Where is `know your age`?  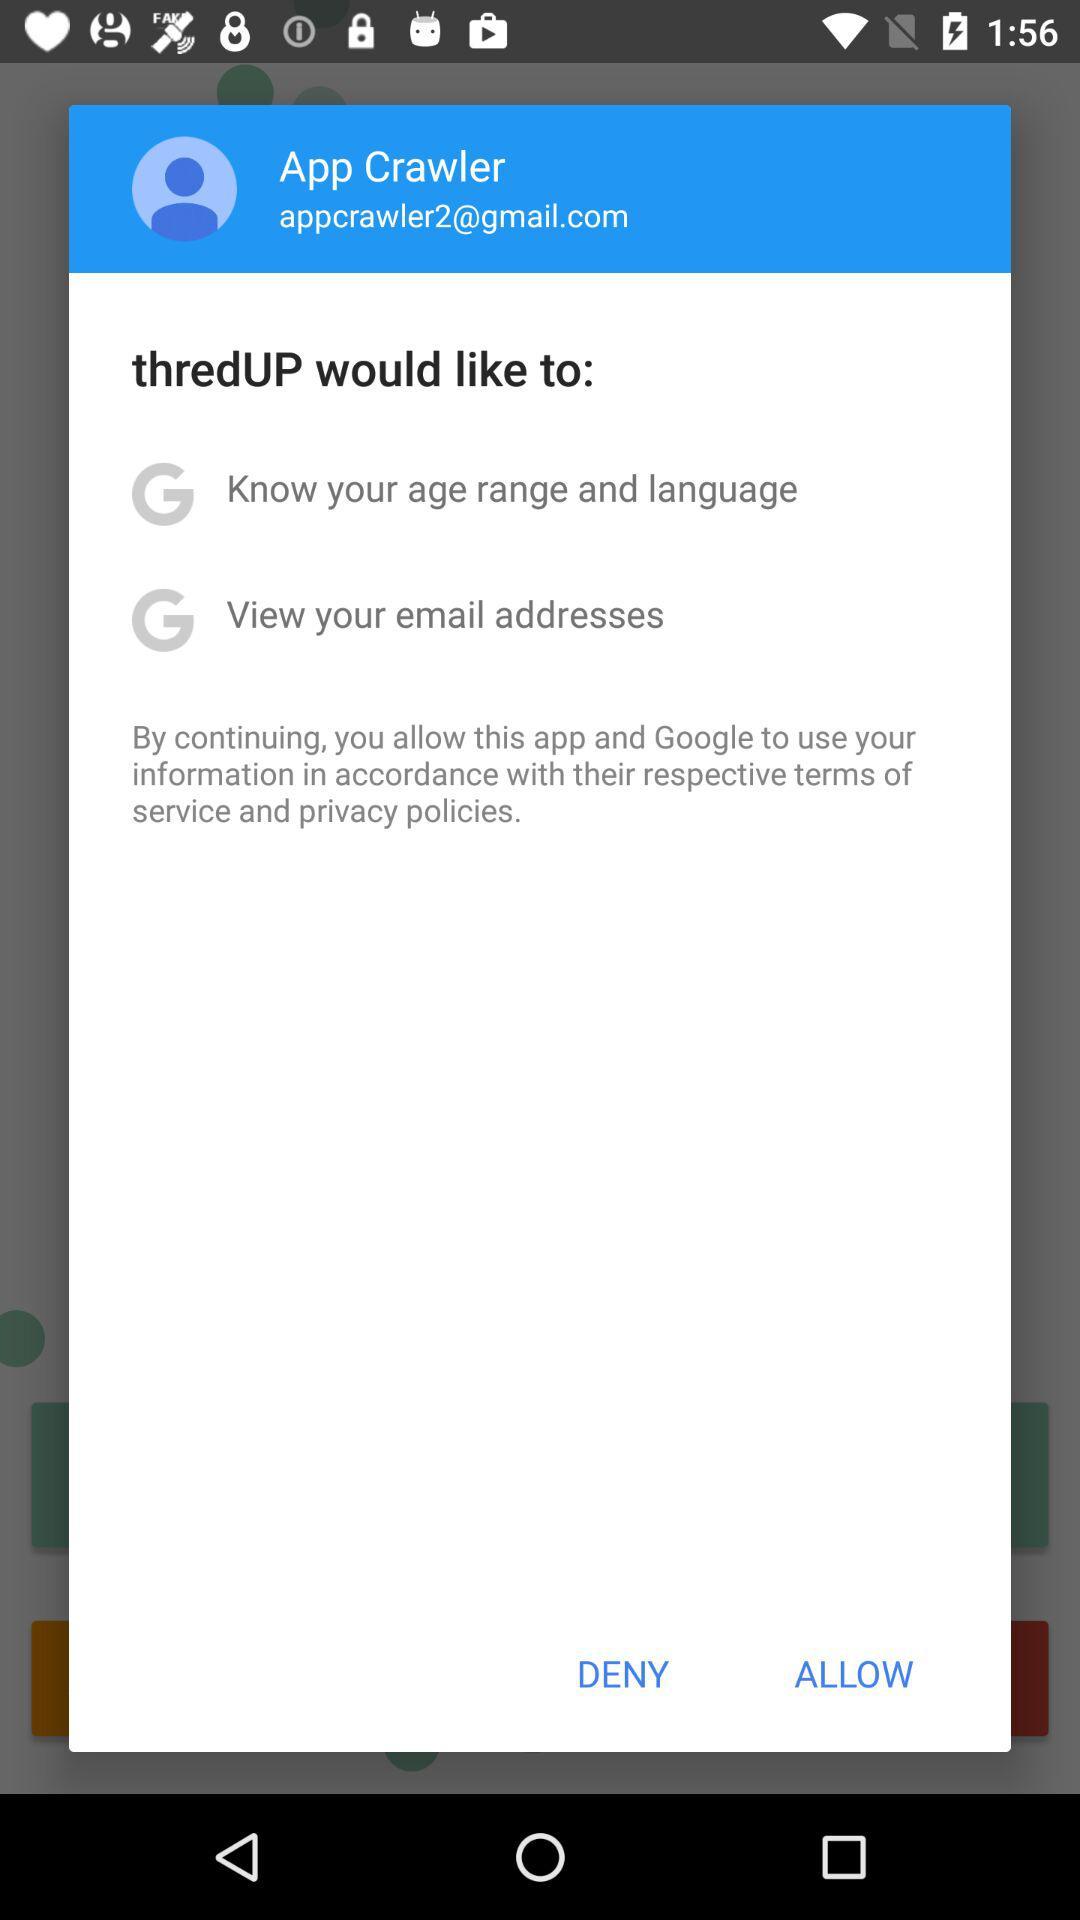 know your age is located at coordinates (511, 487).